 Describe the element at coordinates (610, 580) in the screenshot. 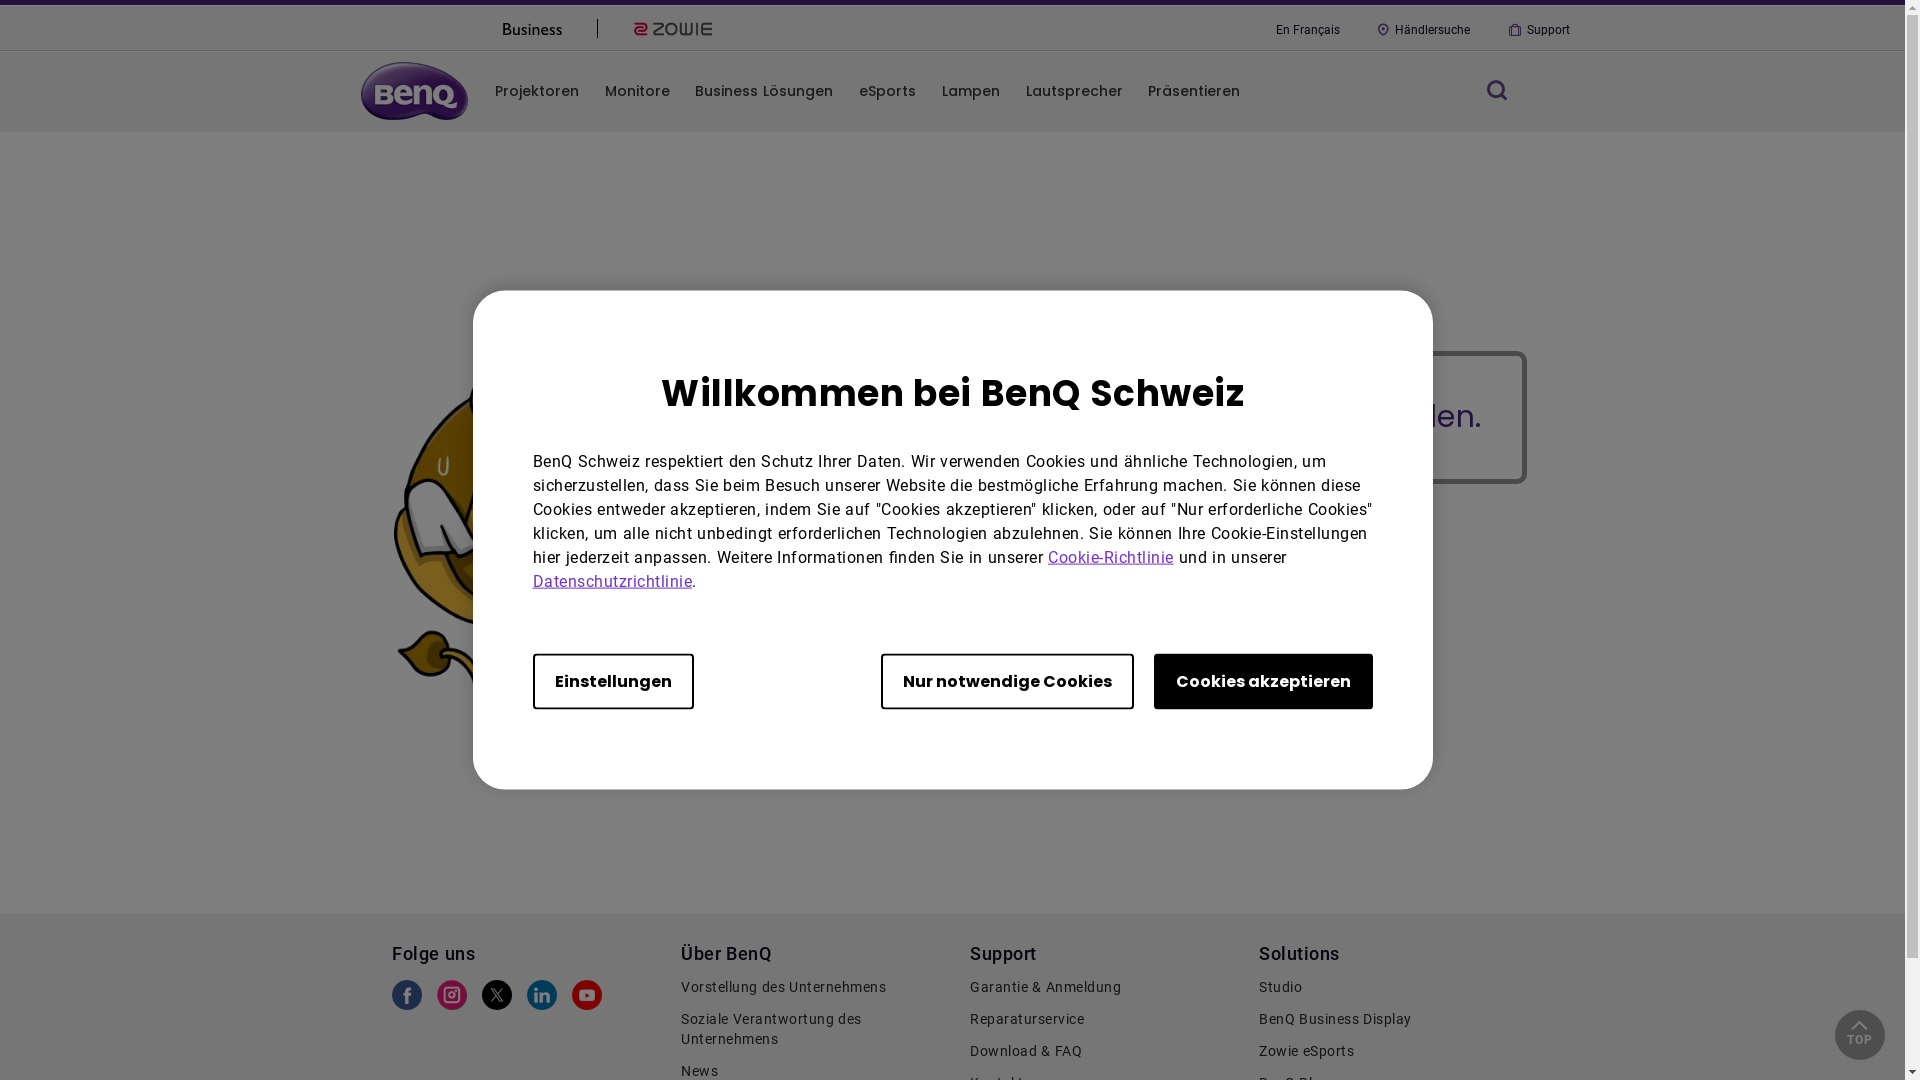

I see `'Datenschutzrichtlinie'` at that location.